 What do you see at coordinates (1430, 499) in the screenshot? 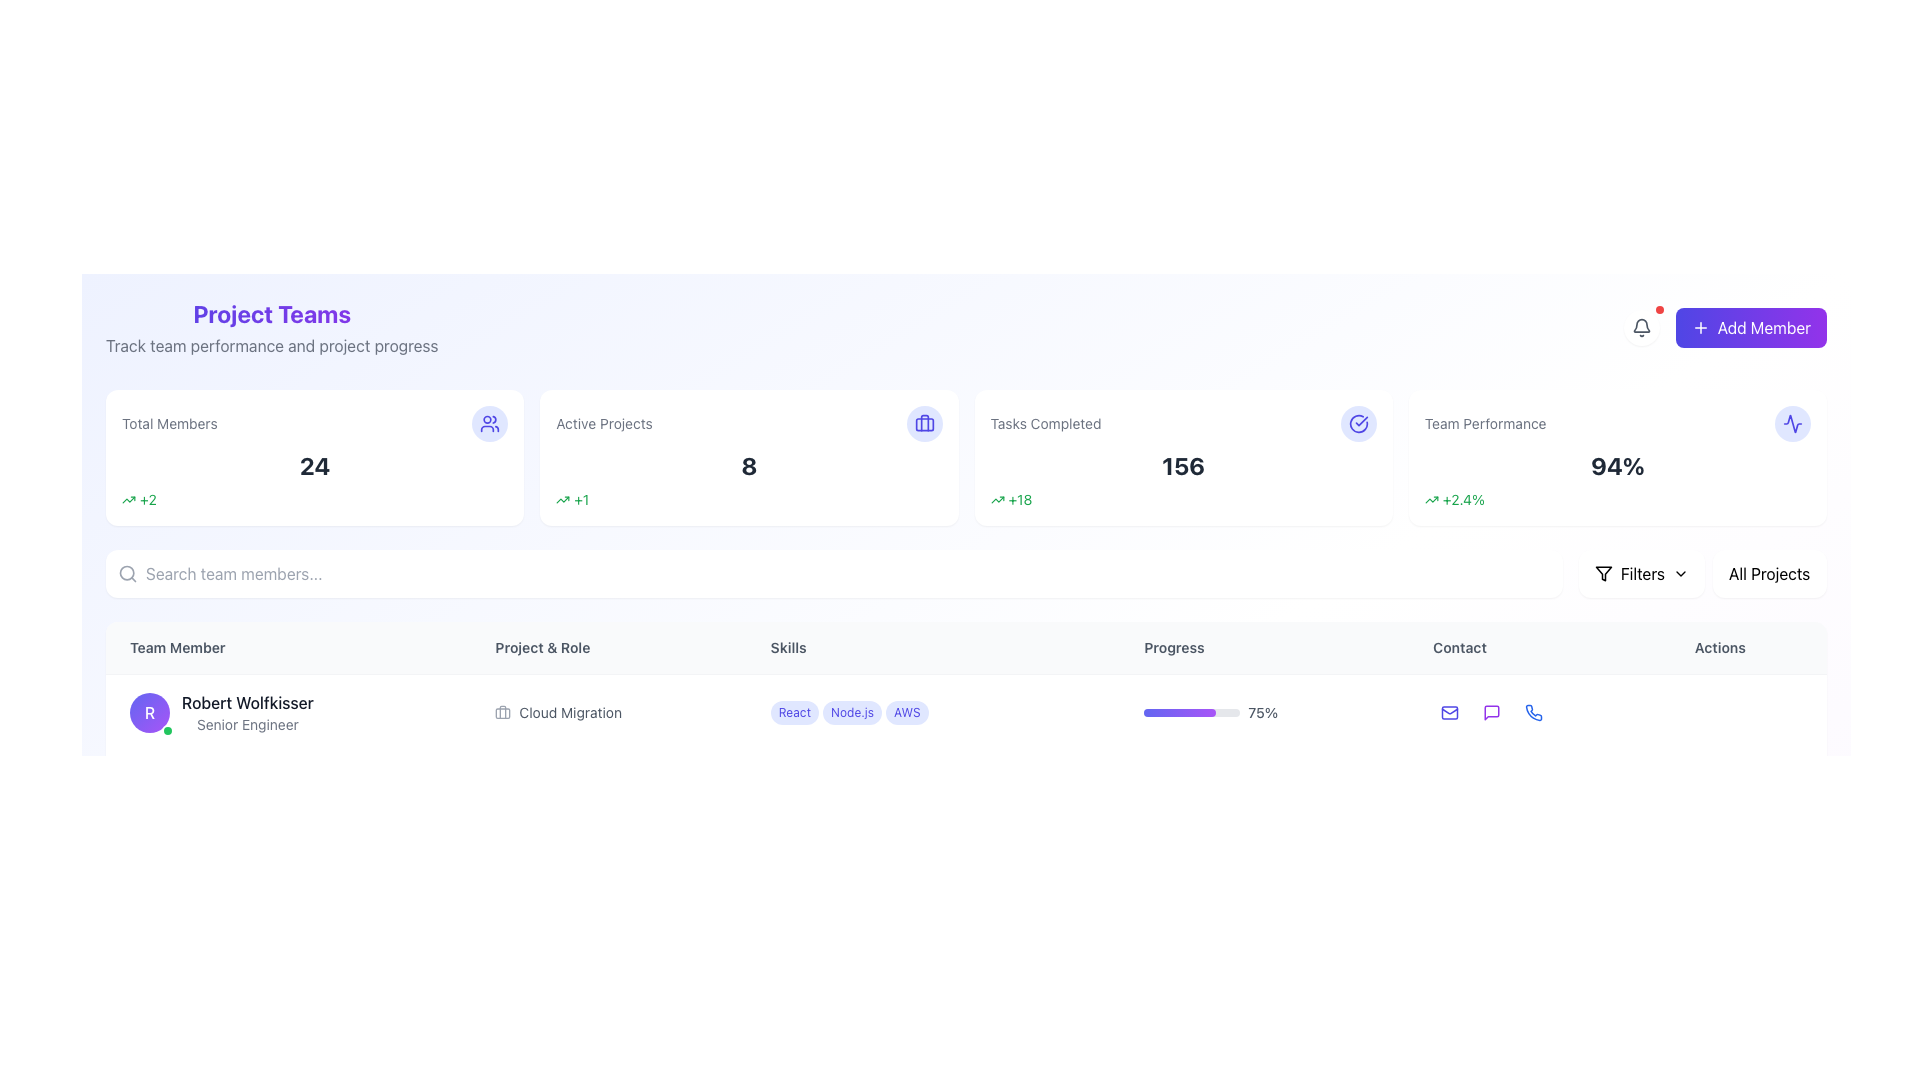
I see `the upward-trending line icon located in the 'Team Performance' card on the dashboard, positioned to the left of the '+2.4%' text` at bounding box center [1430, 499].